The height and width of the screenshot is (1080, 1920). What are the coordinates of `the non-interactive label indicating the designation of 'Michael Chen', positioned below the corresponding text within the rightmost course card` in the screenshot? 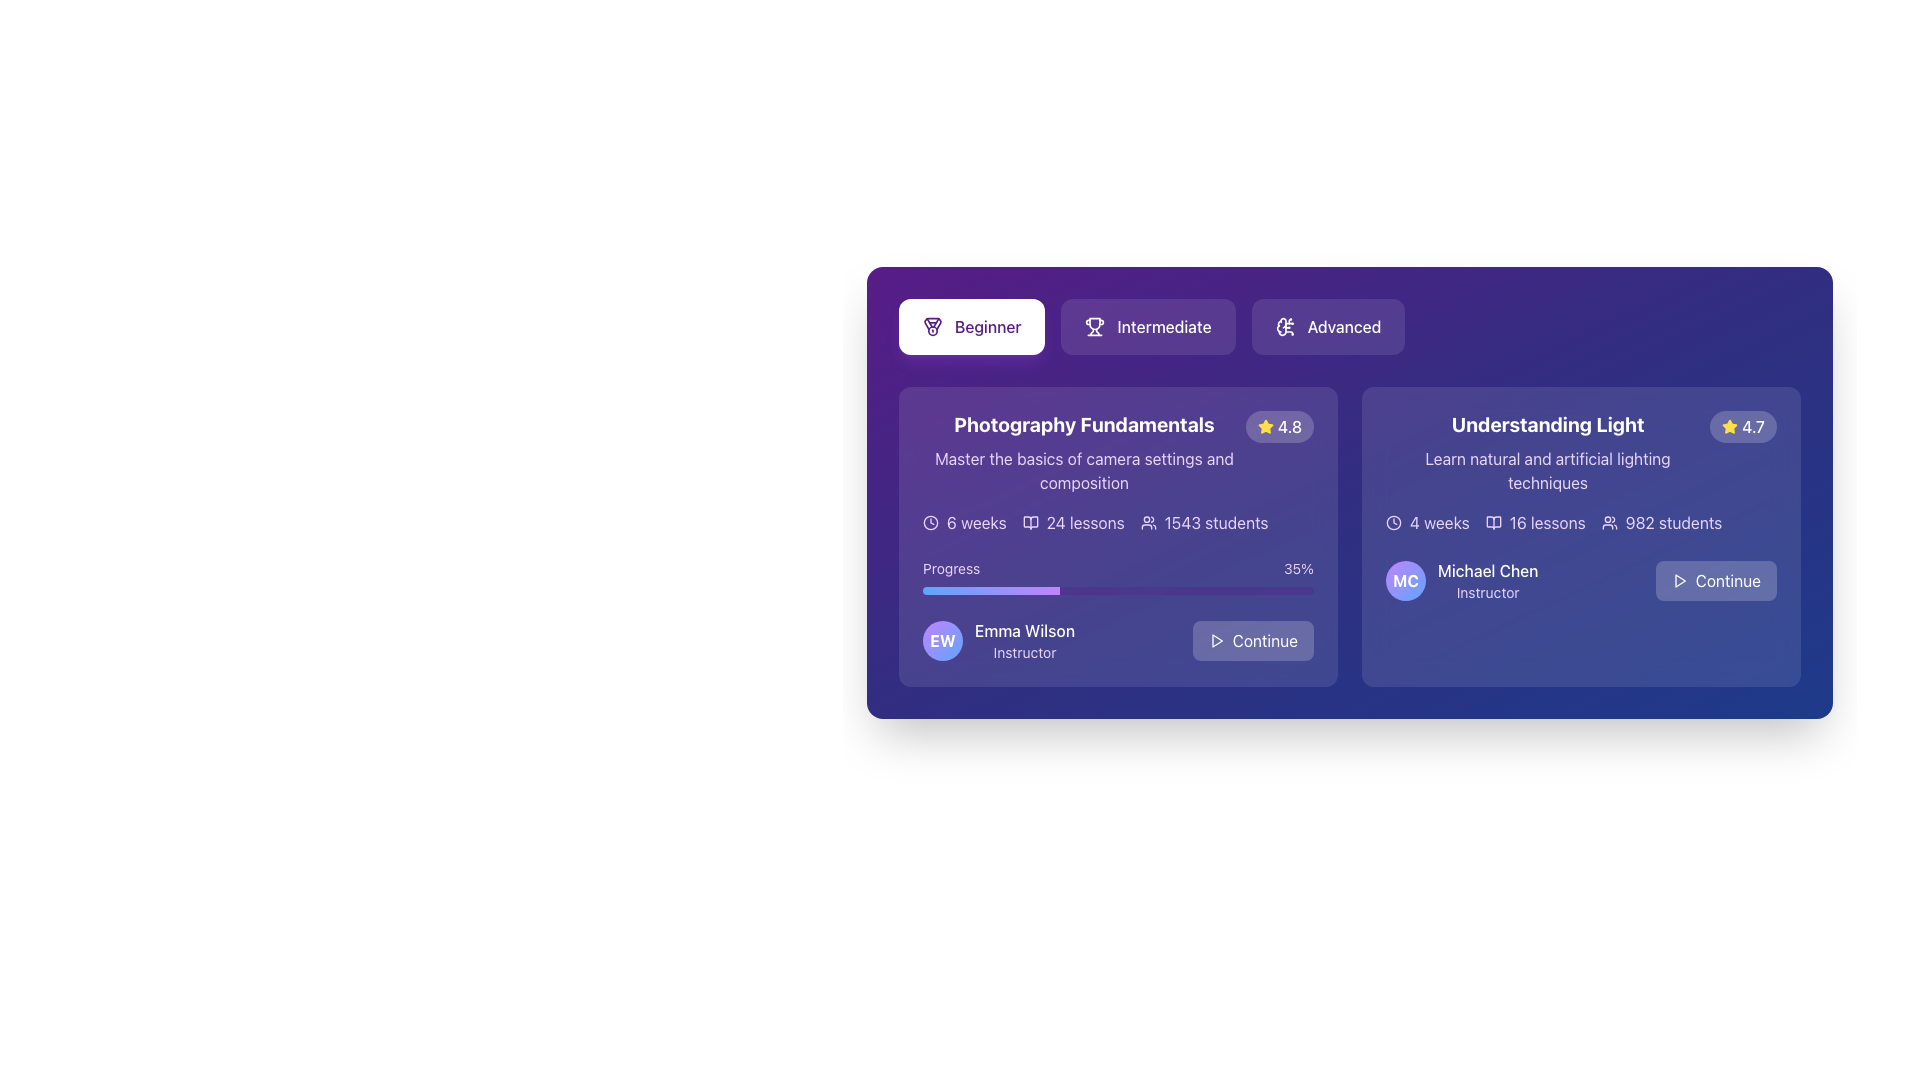 It's located at (1488, 592).